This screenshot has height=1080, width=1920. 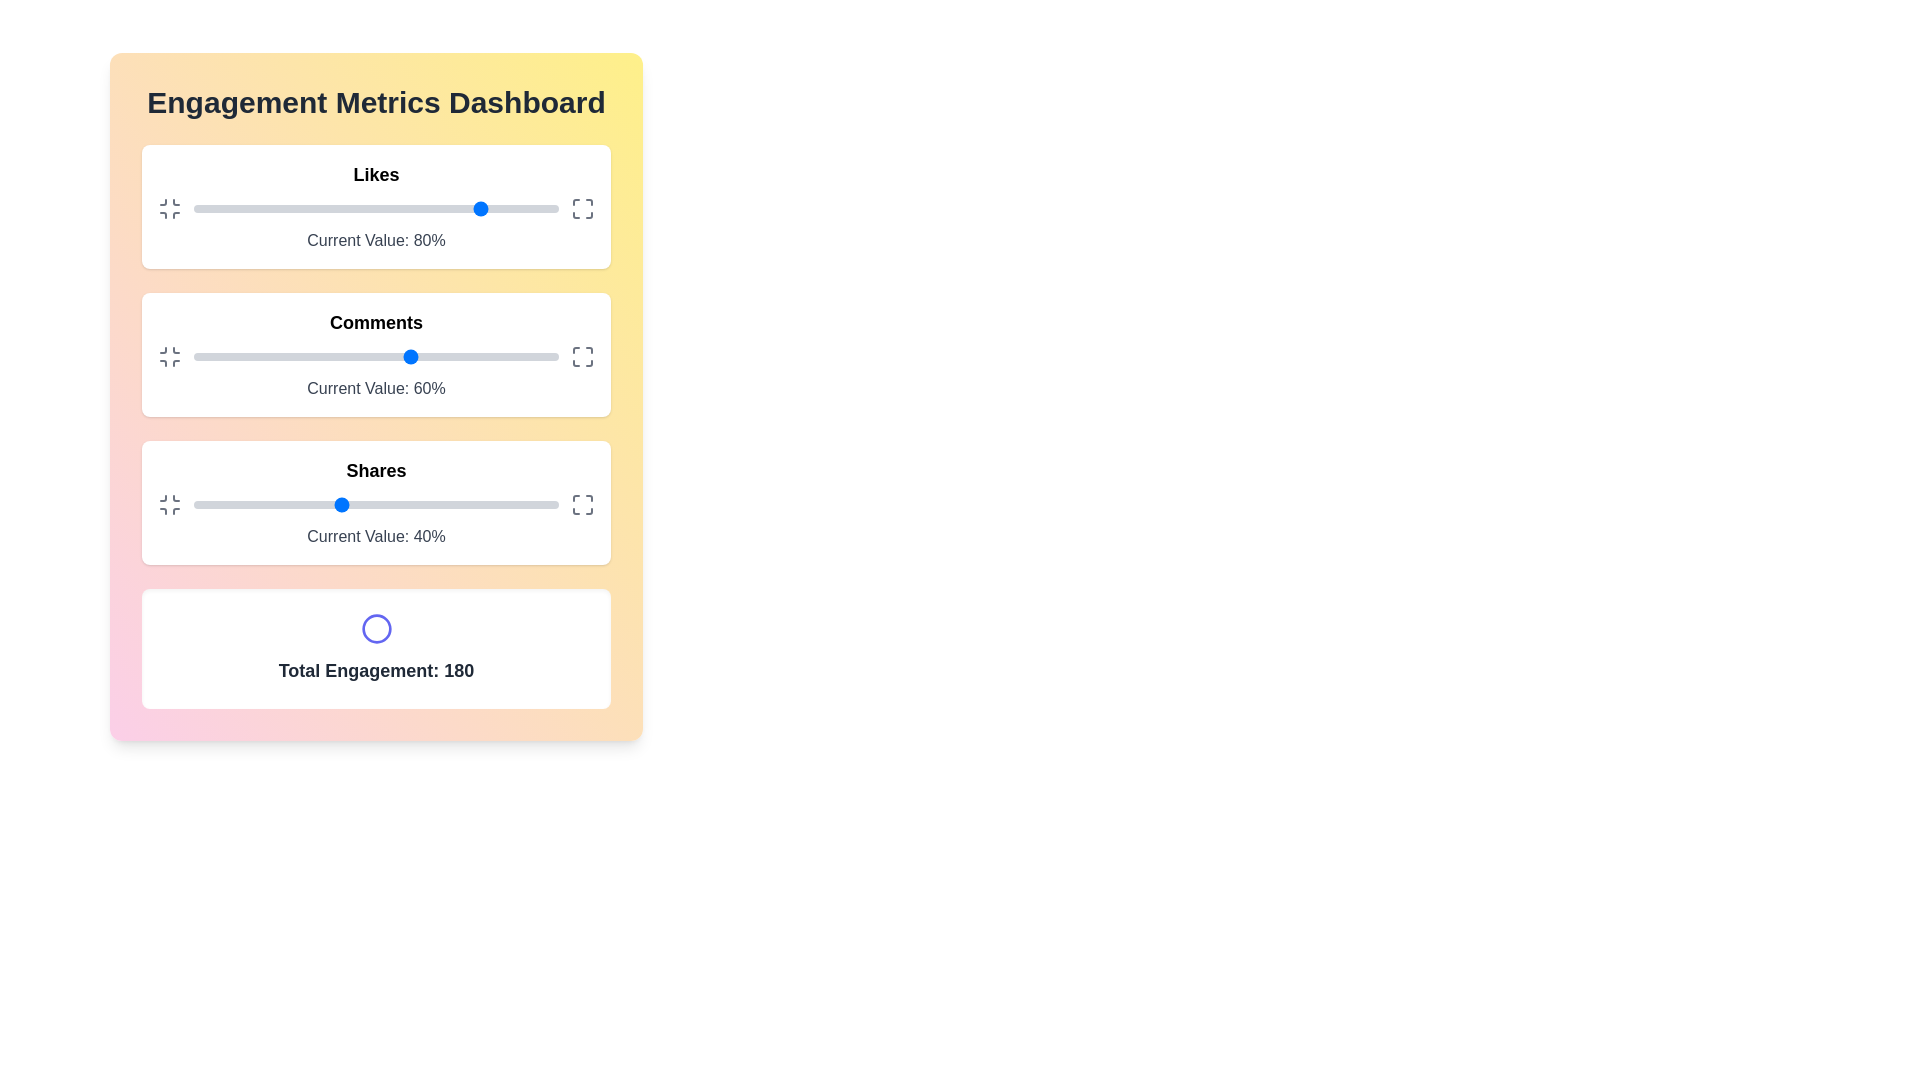 I want to click on the Decorative Circular Icon that is centrally located above the 'Total Engagement: 180' text in the dashboard panel, so click(x=376, y=627).